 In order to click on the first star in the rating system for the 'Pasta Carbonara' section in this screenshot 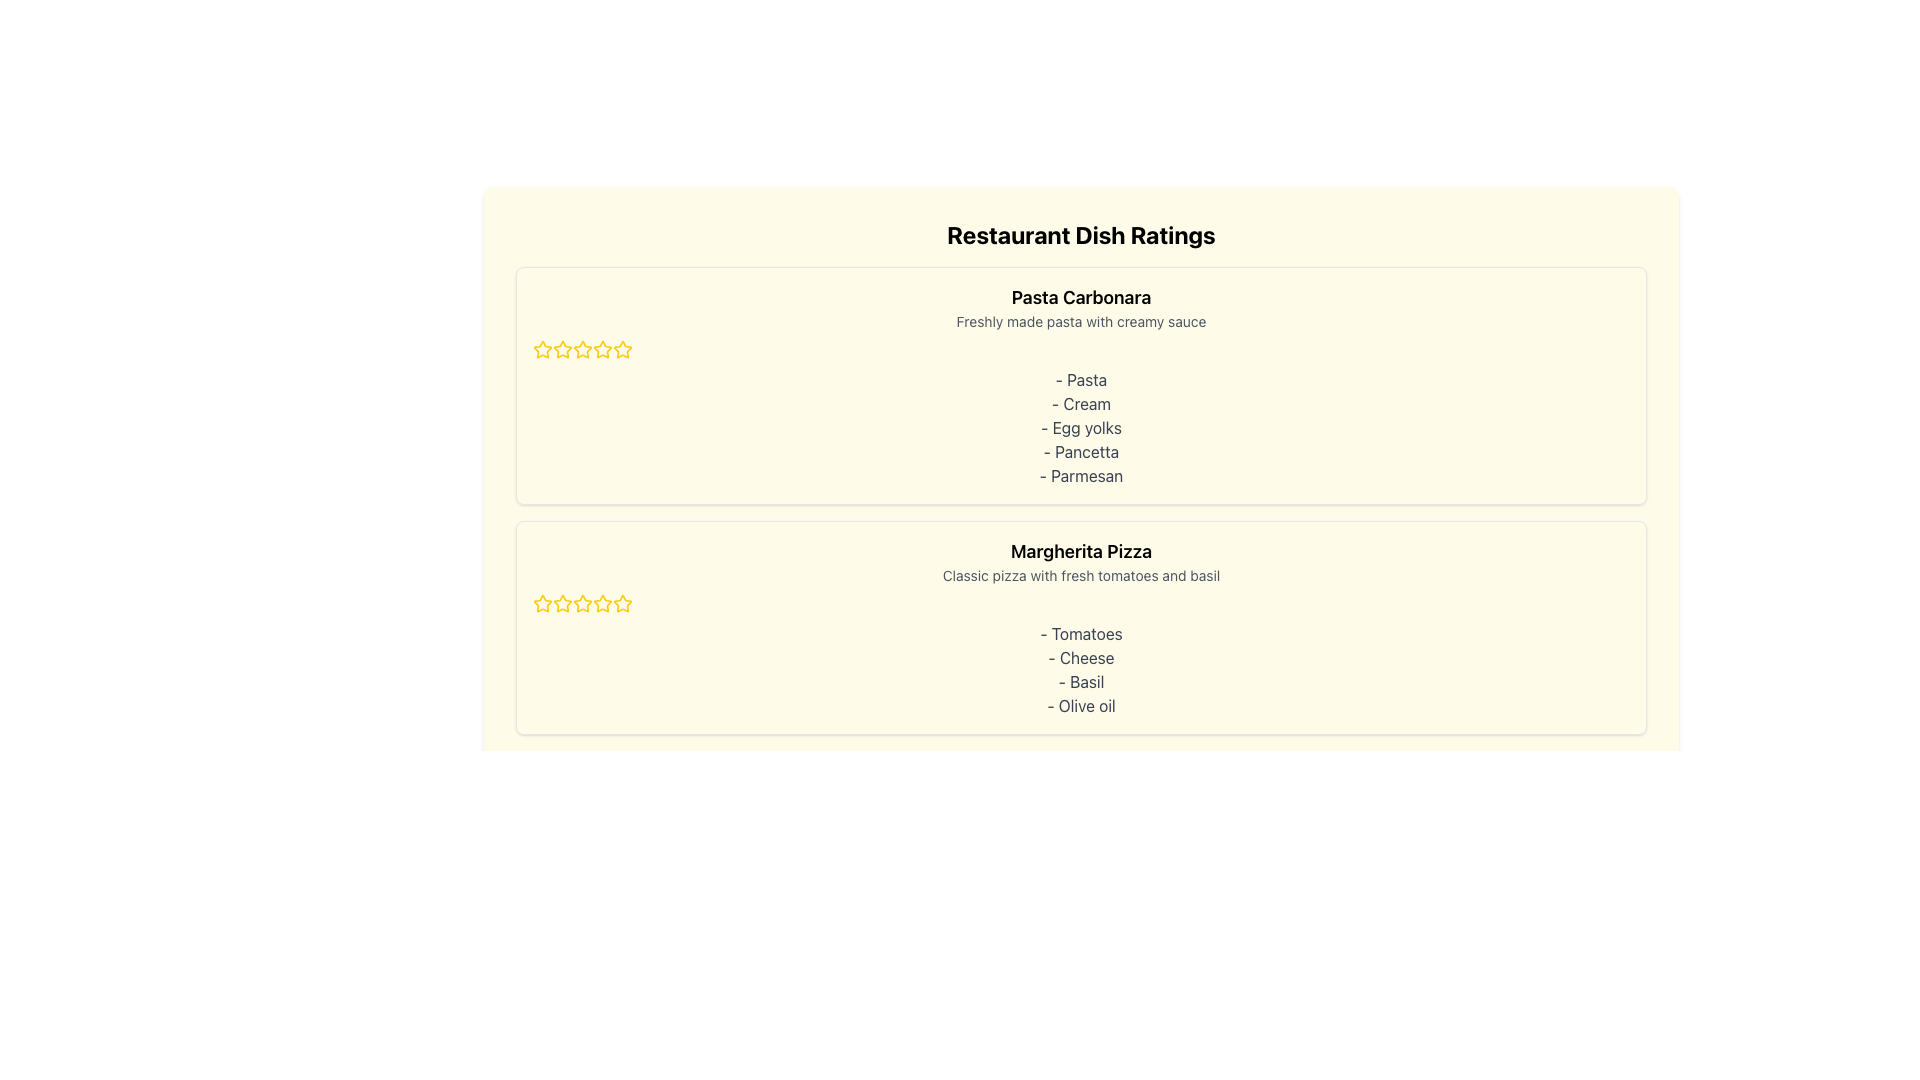, I will do `click(542, 348)`.